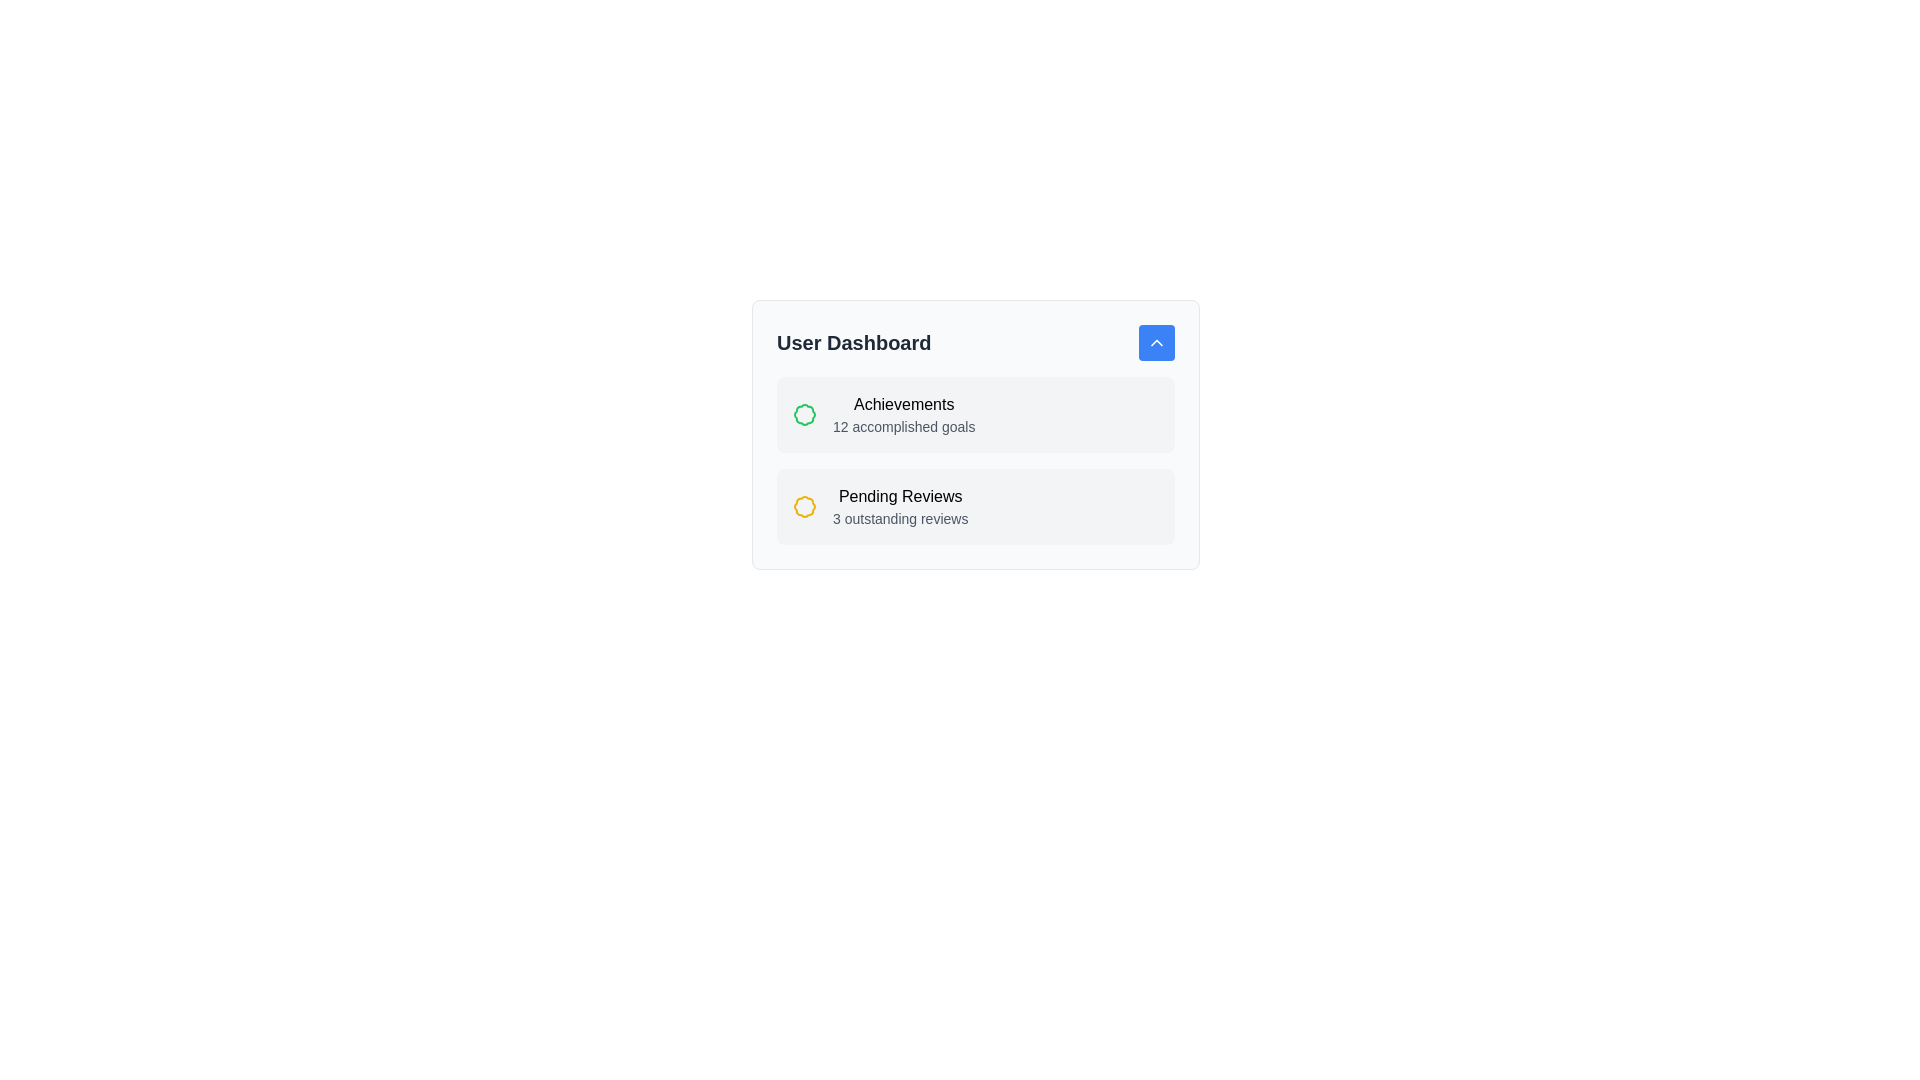 The image size is (1920, 1080). I want to click on the upward-facing chevron arrow icon, which is styled with a hollow triangular shape and located at the top-right corner of the 'User Dashboard' section, to interact with it, so click(1156, 342).